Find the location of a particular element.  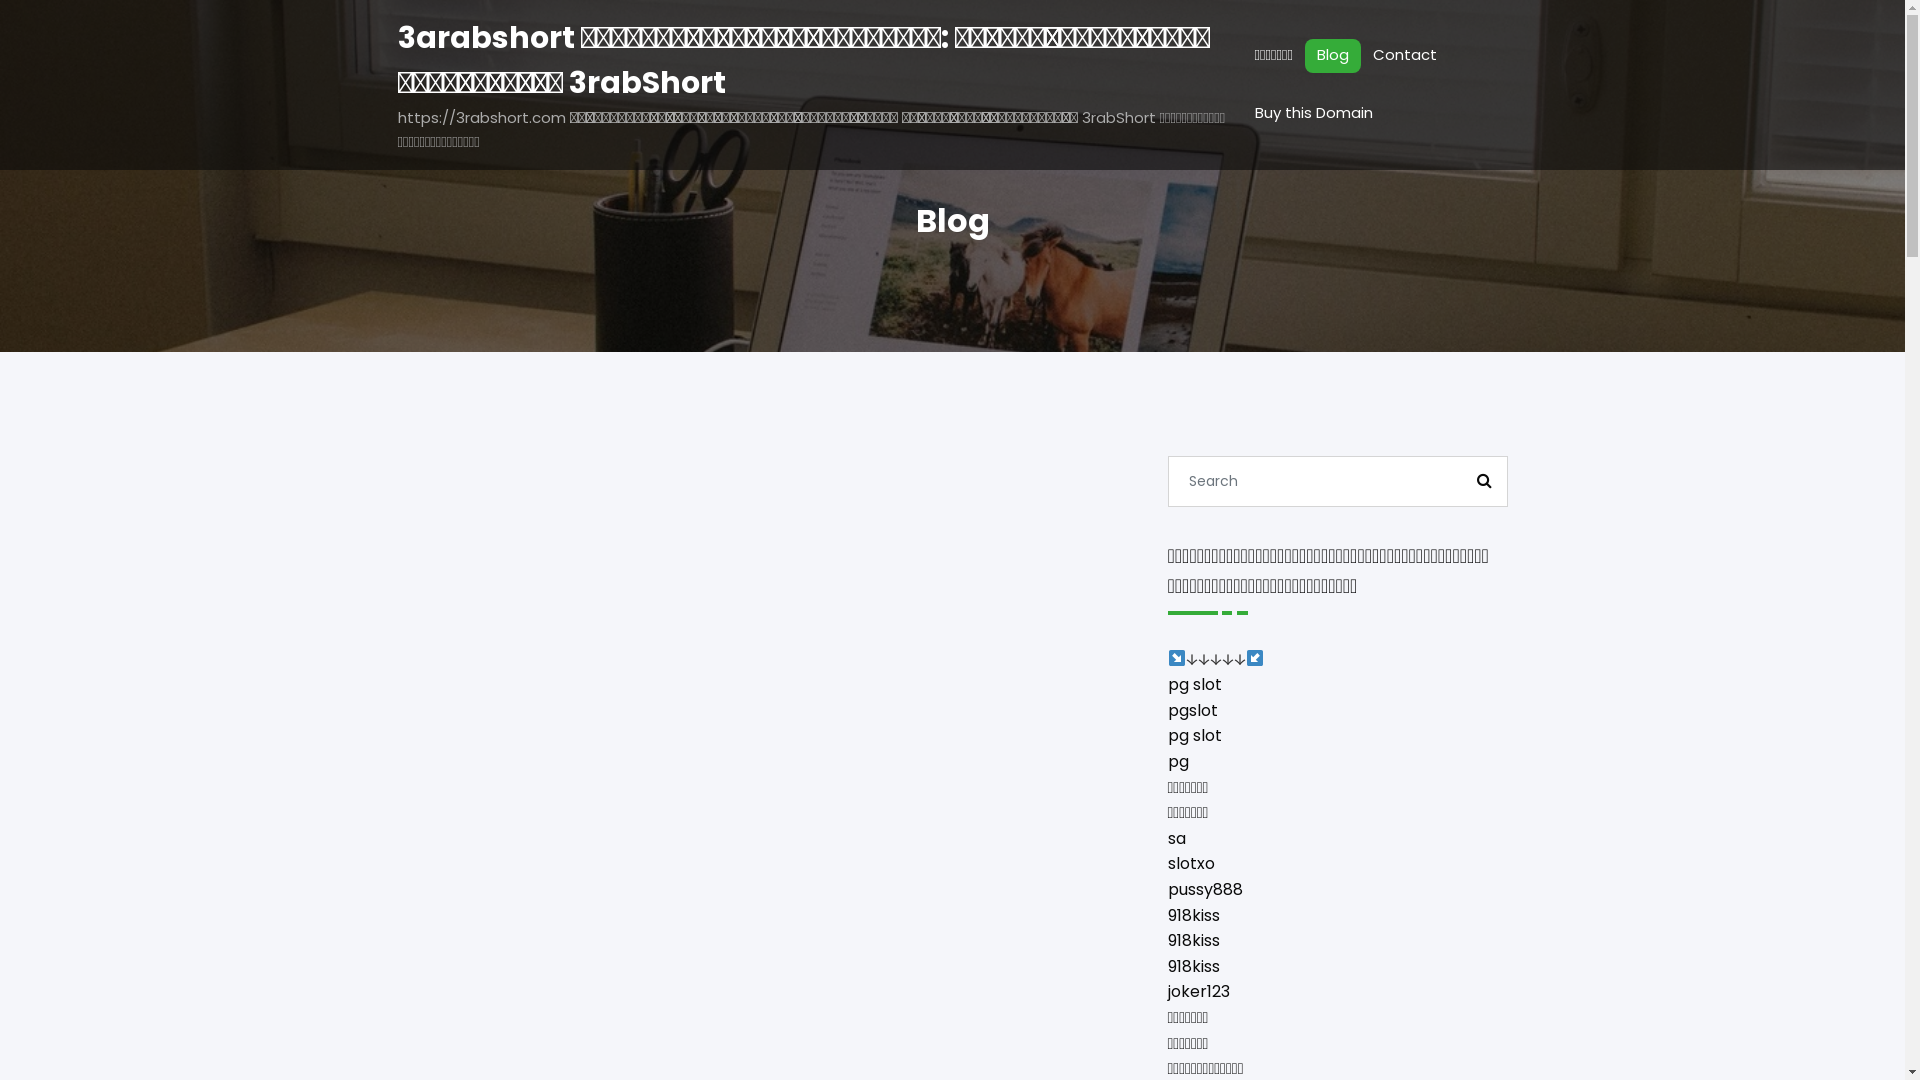

'slotxo' is located at coordinates (1167, 862).